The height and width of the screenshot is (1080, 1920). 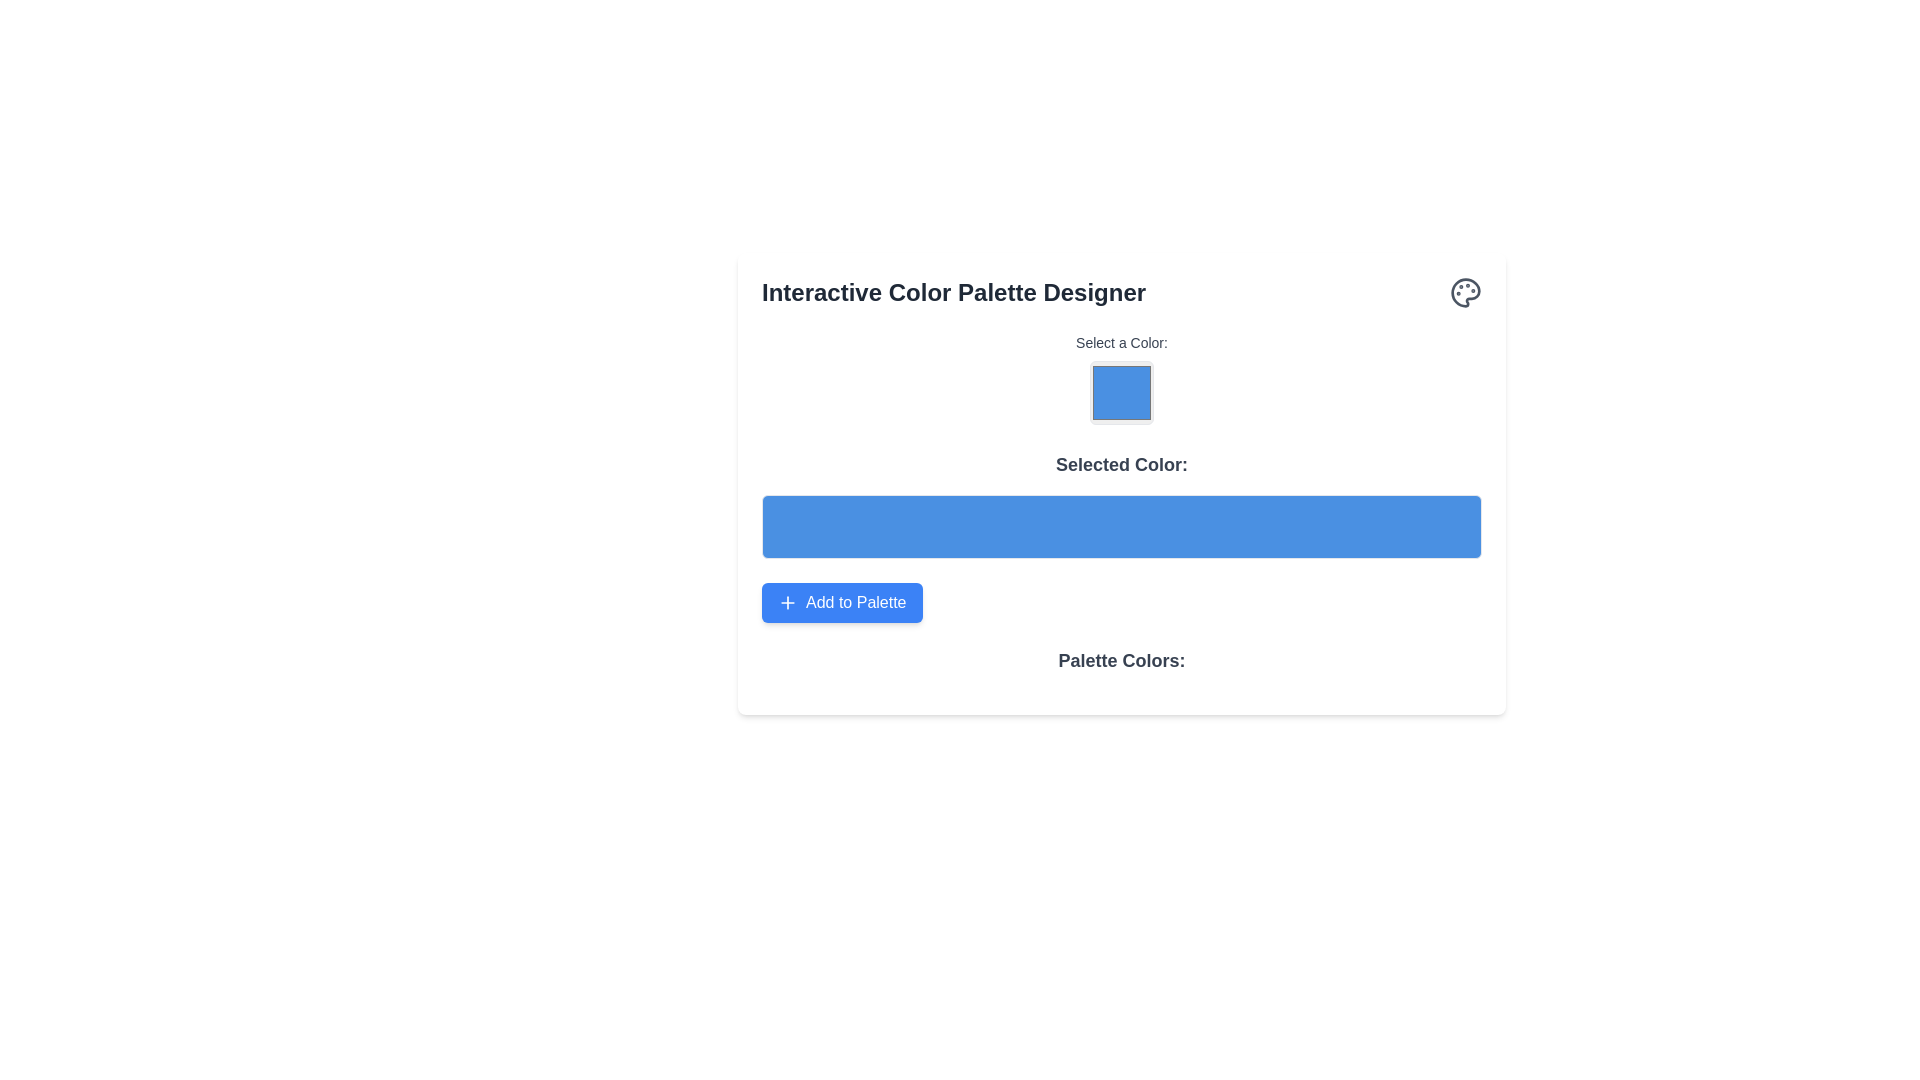 I want to click on displayed label 'Selected Color:' from the Label and Color Display located below the 'Select a Color' selector in the 'Interactive Color Palette Designer' interface, so click(x=1122, y=504).